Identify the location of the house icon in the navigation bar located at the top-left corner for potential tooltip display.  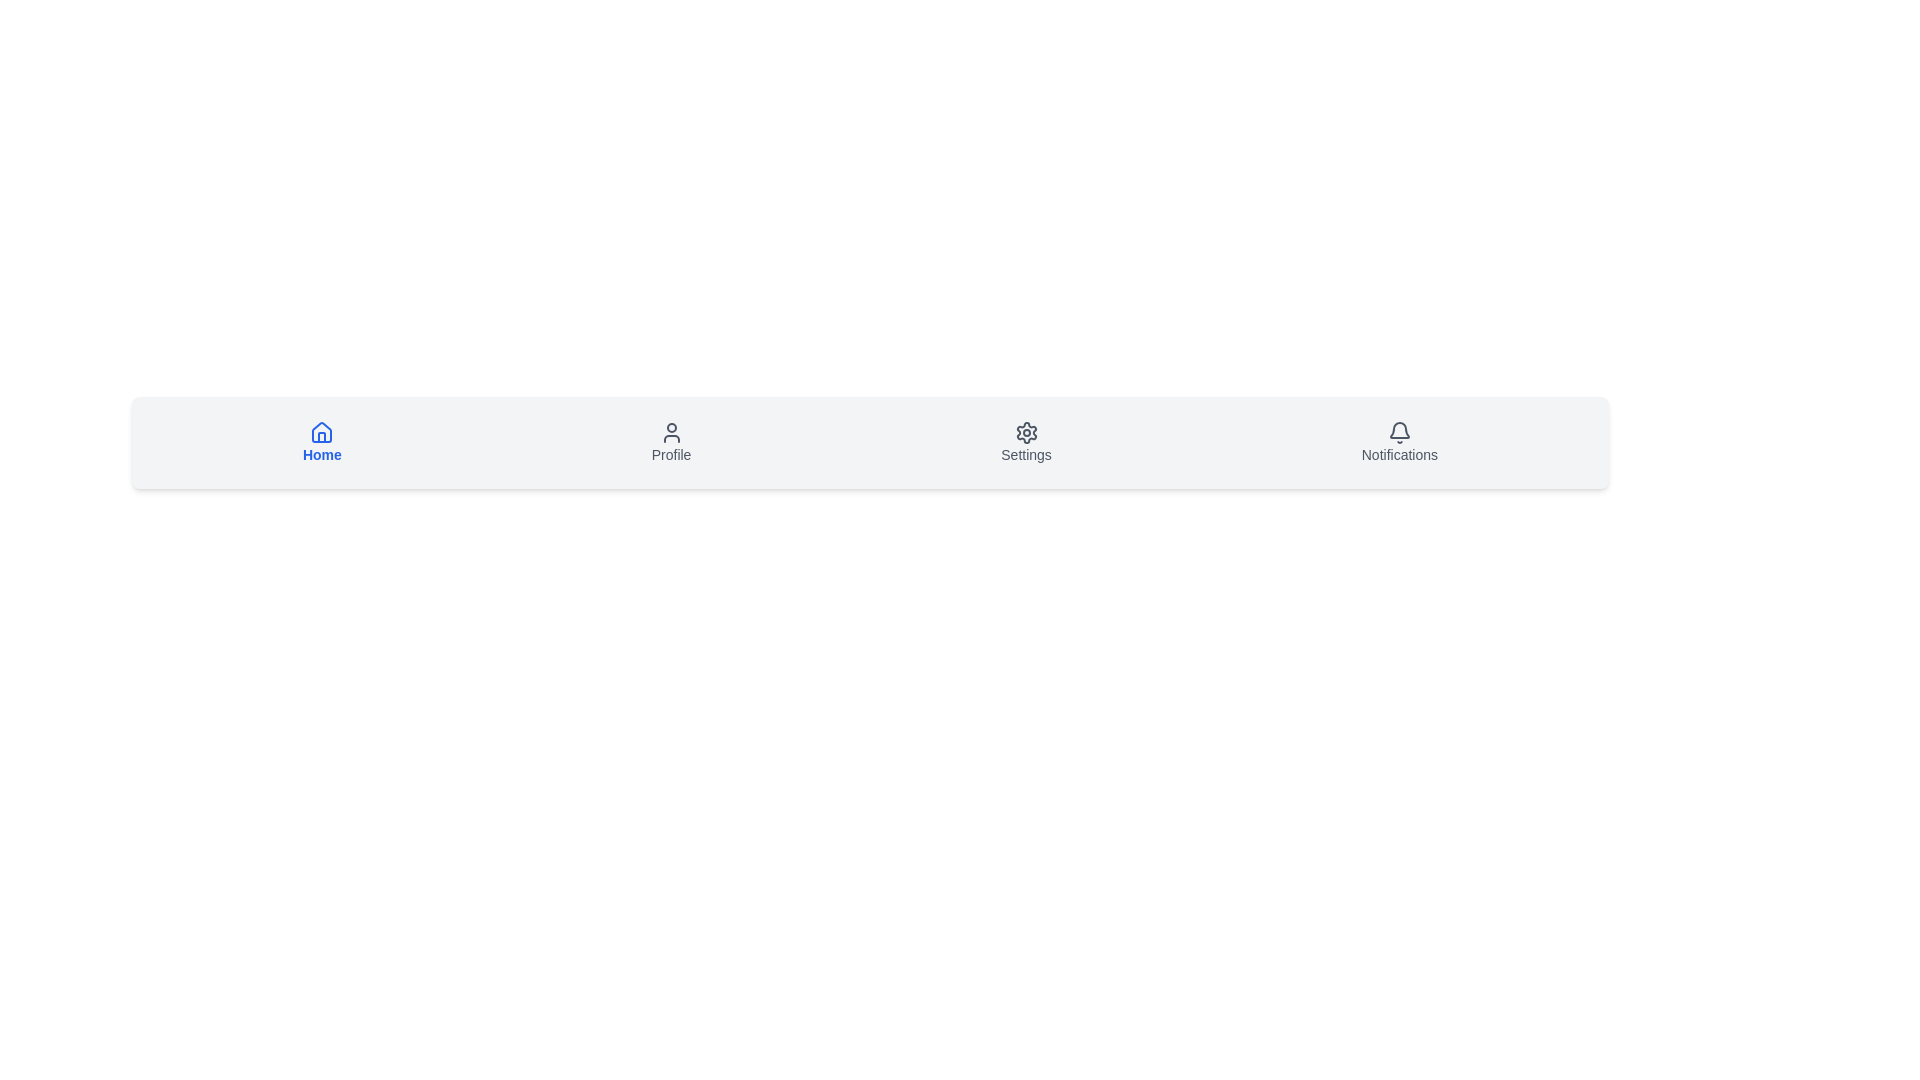
(322, 431).